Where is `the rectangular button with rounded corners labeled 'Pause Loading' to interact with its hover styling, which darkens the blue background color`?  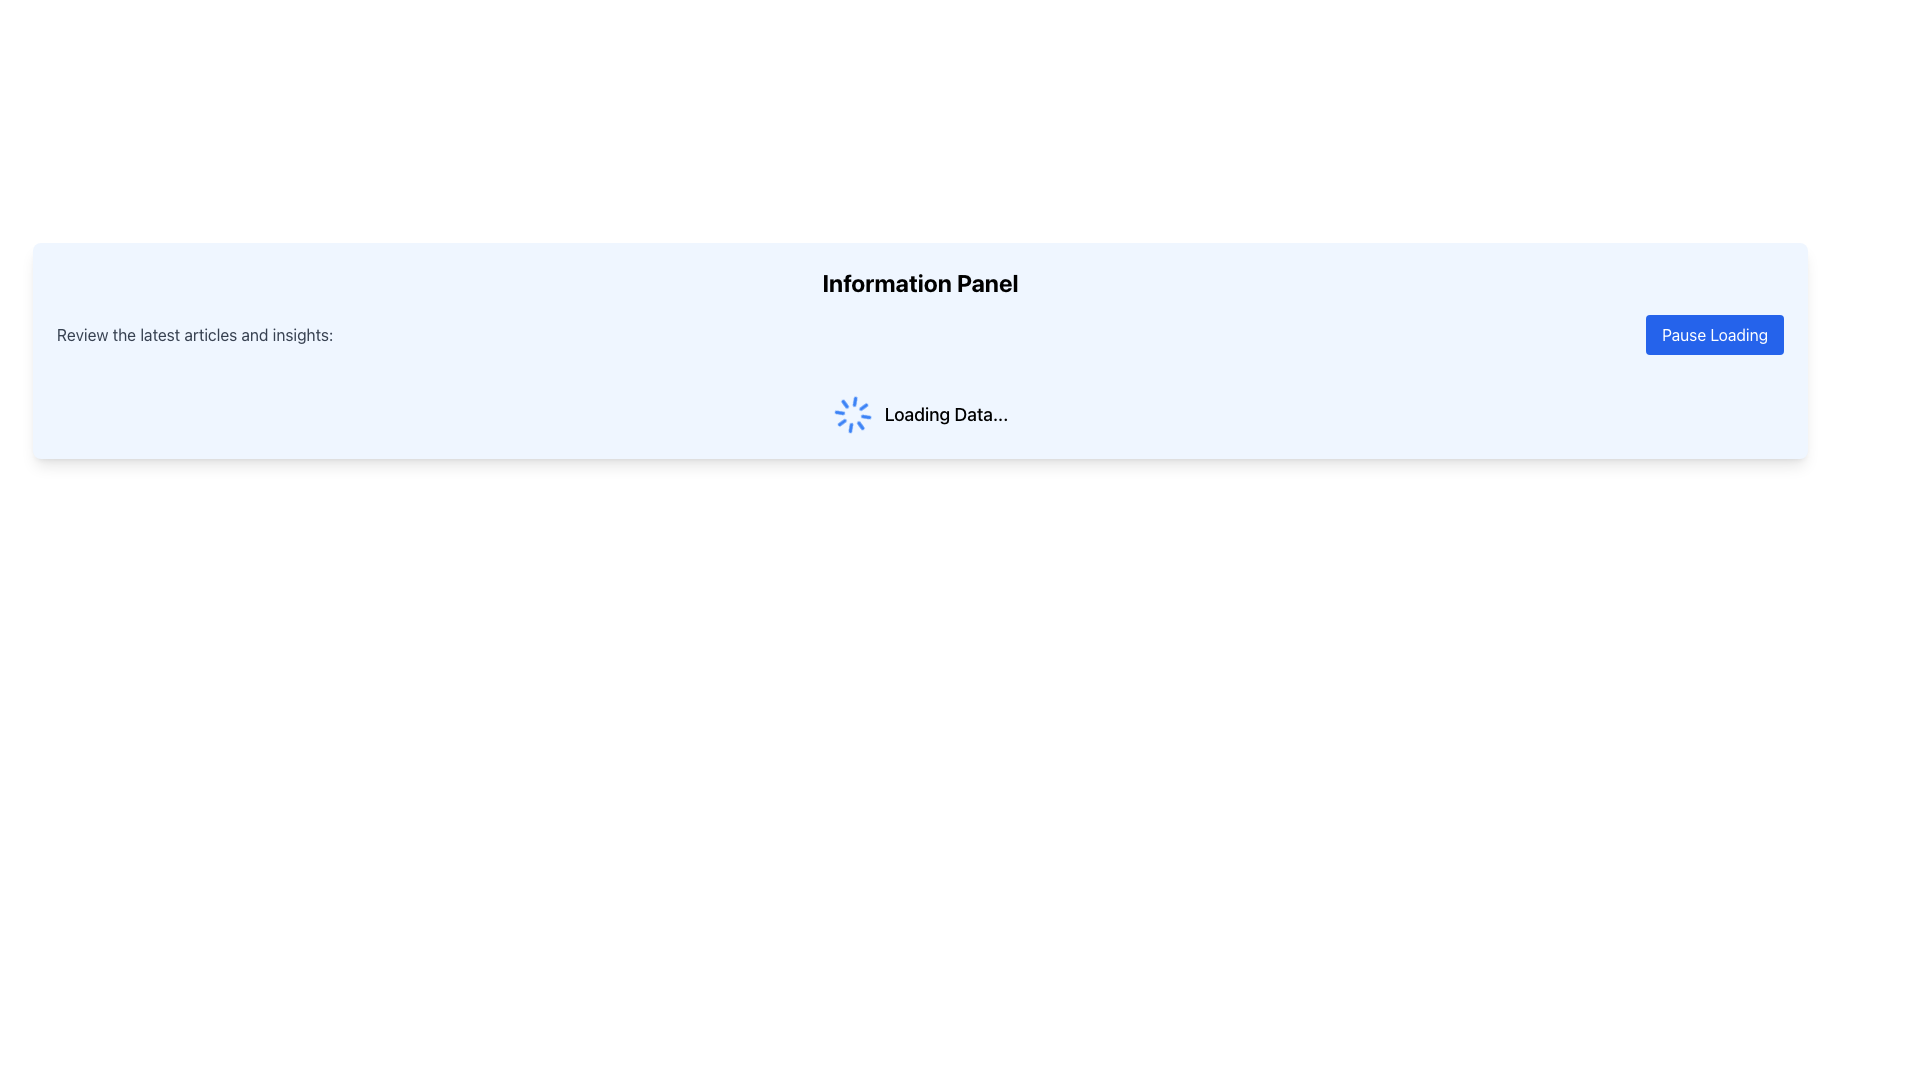
the rectangular button with rounded corners labeled 'Pause Loading' to interact with its hover styling, which darkens the blue background color is located at coordinates (1714, 334).